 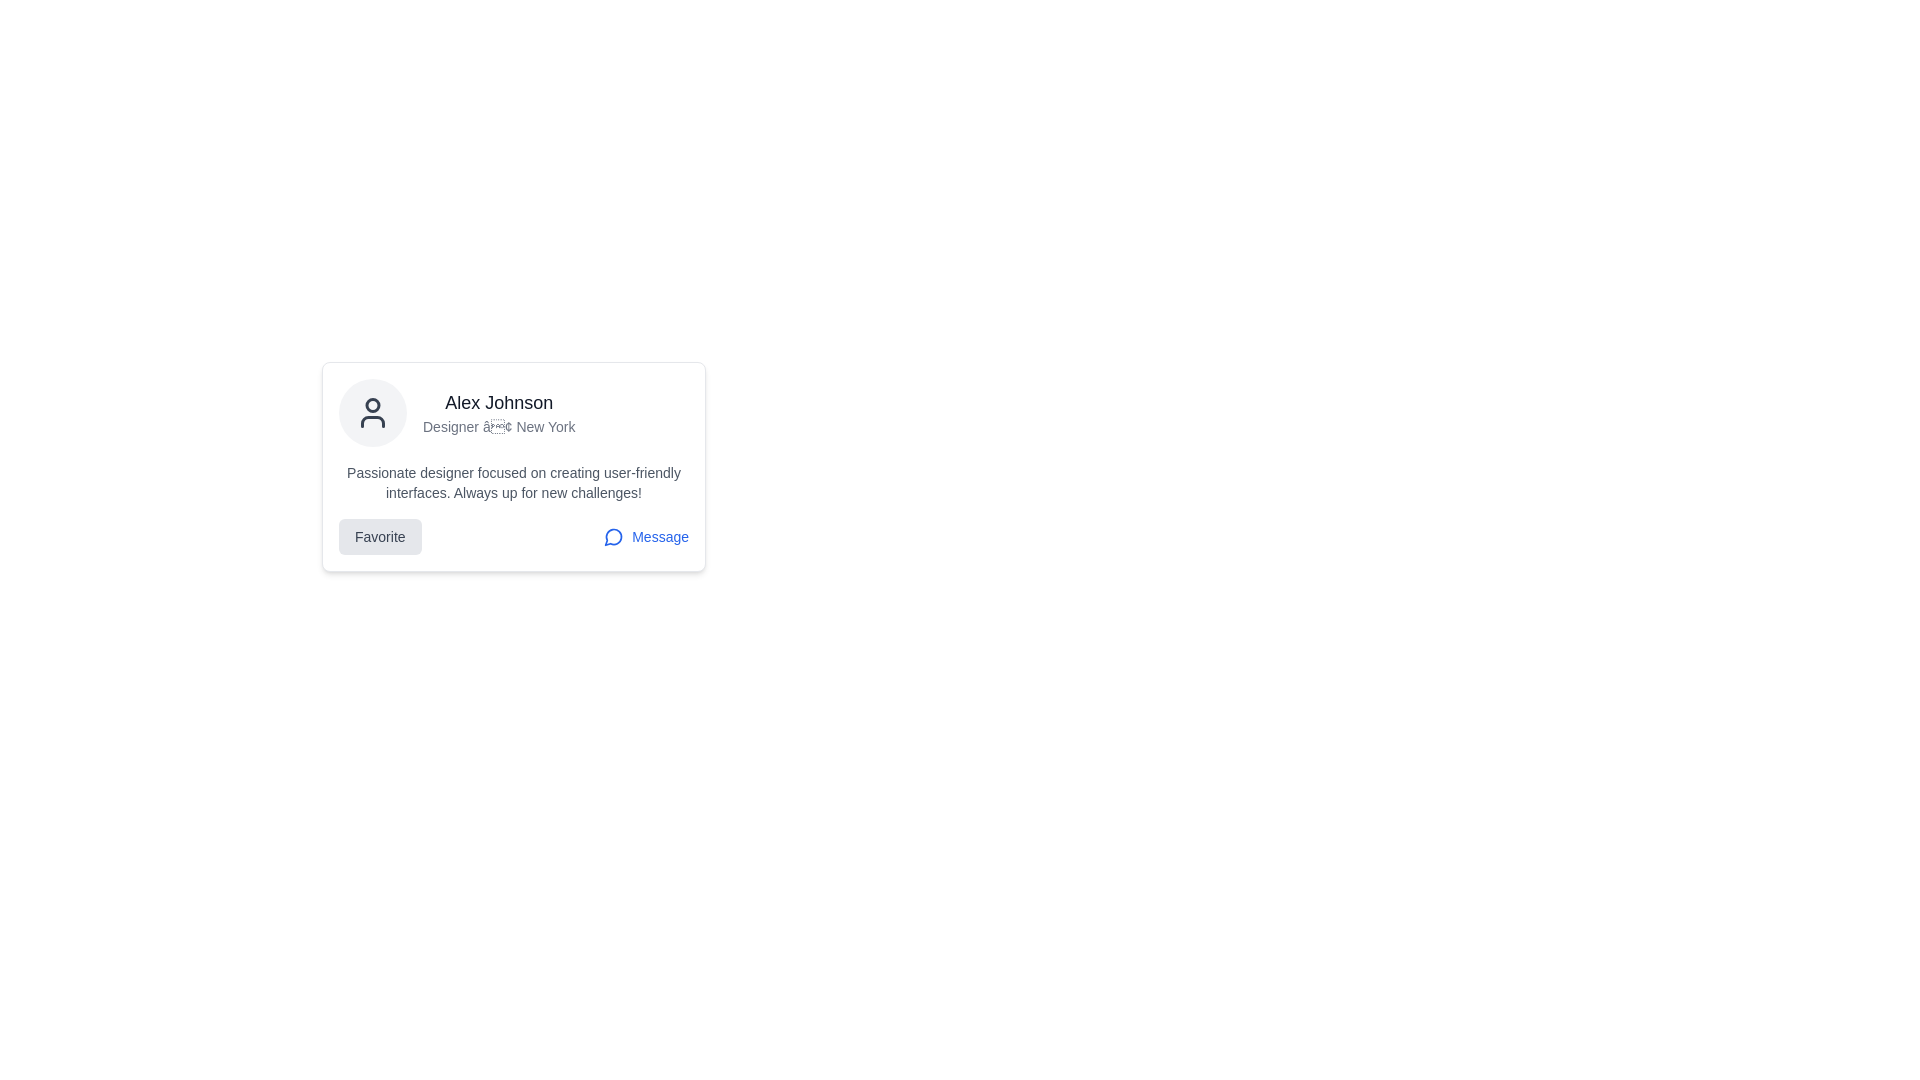 What do you see at coordinates (373, 411) in the screenshot?
I see `the user icon, which is a minimalist silhouette of a person's upper body and head, outlined in dark gray within a circular light gray background, located above the name 'Alex Johnson' in the user profile card` at bounding box center [373, 411].